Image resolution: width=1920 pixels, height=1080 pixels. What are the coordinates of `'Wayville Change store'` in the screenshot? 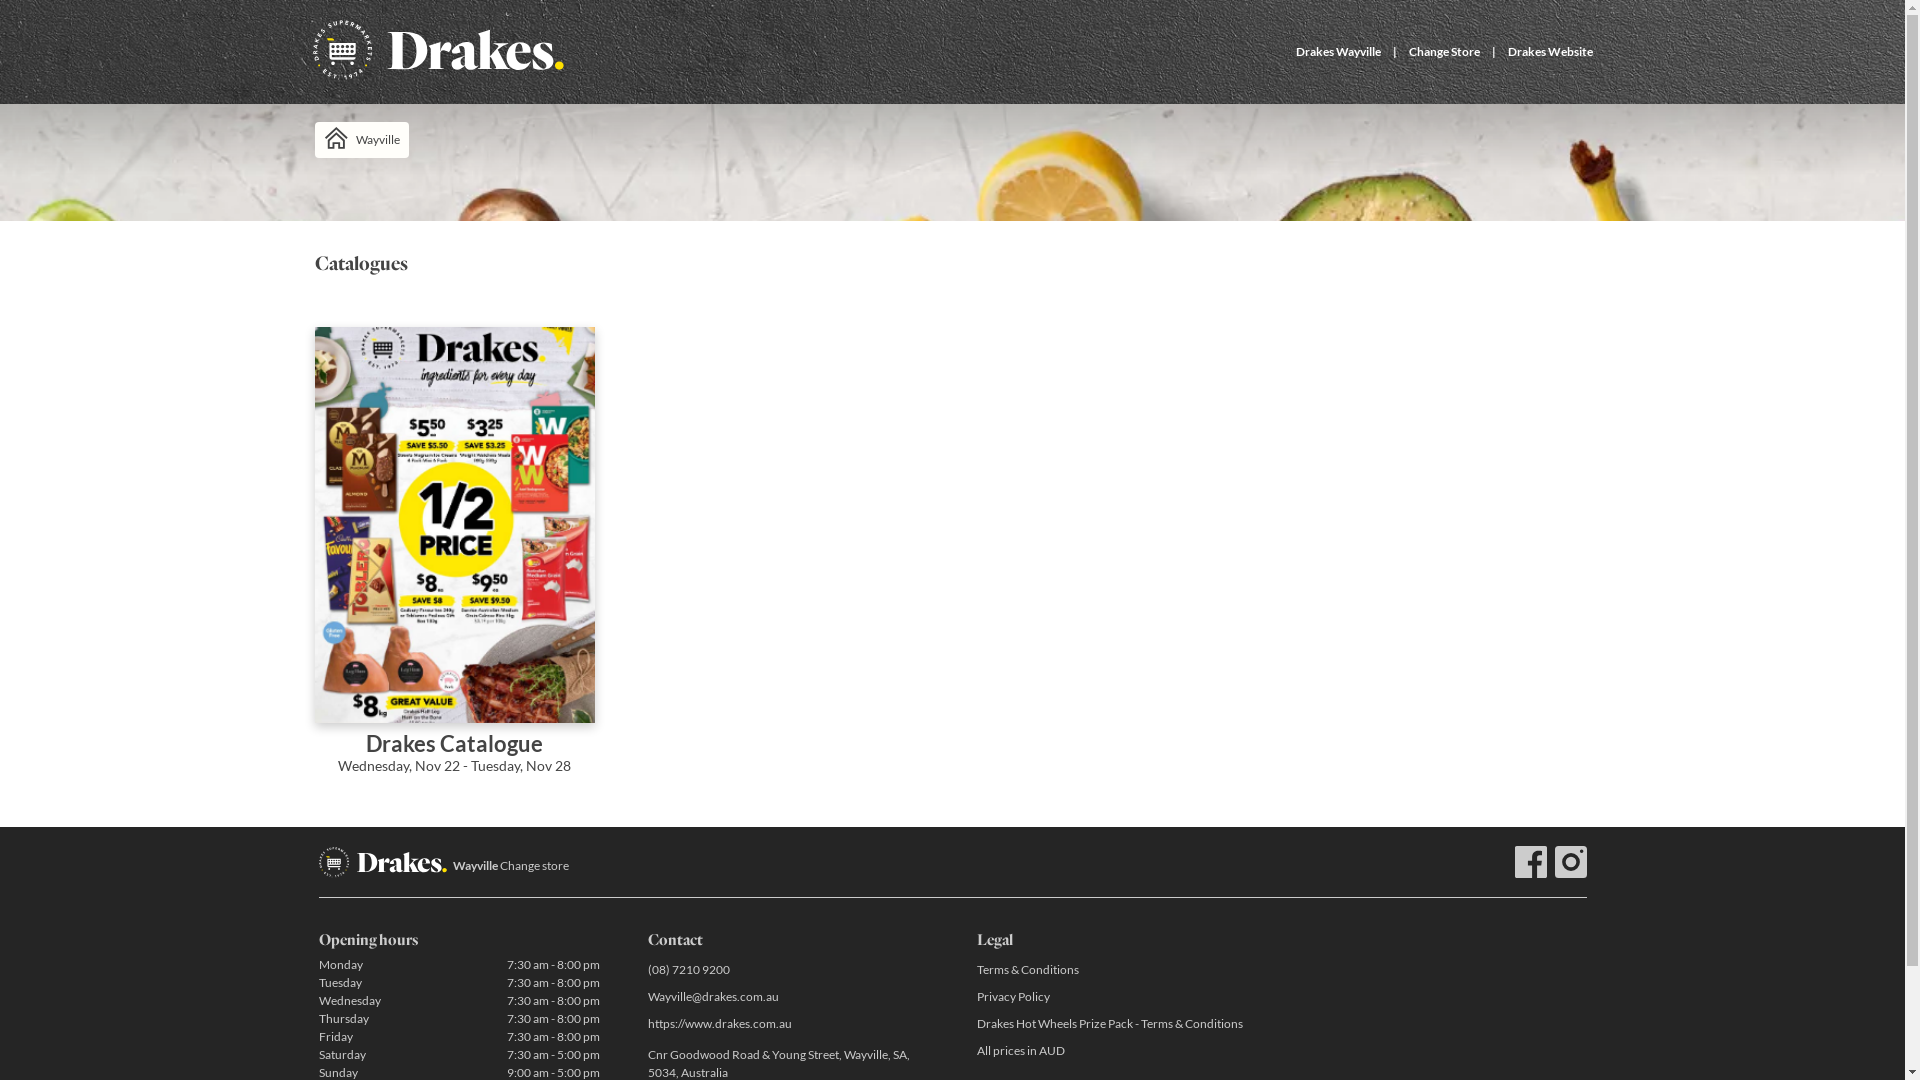 It's located at (509, 865).